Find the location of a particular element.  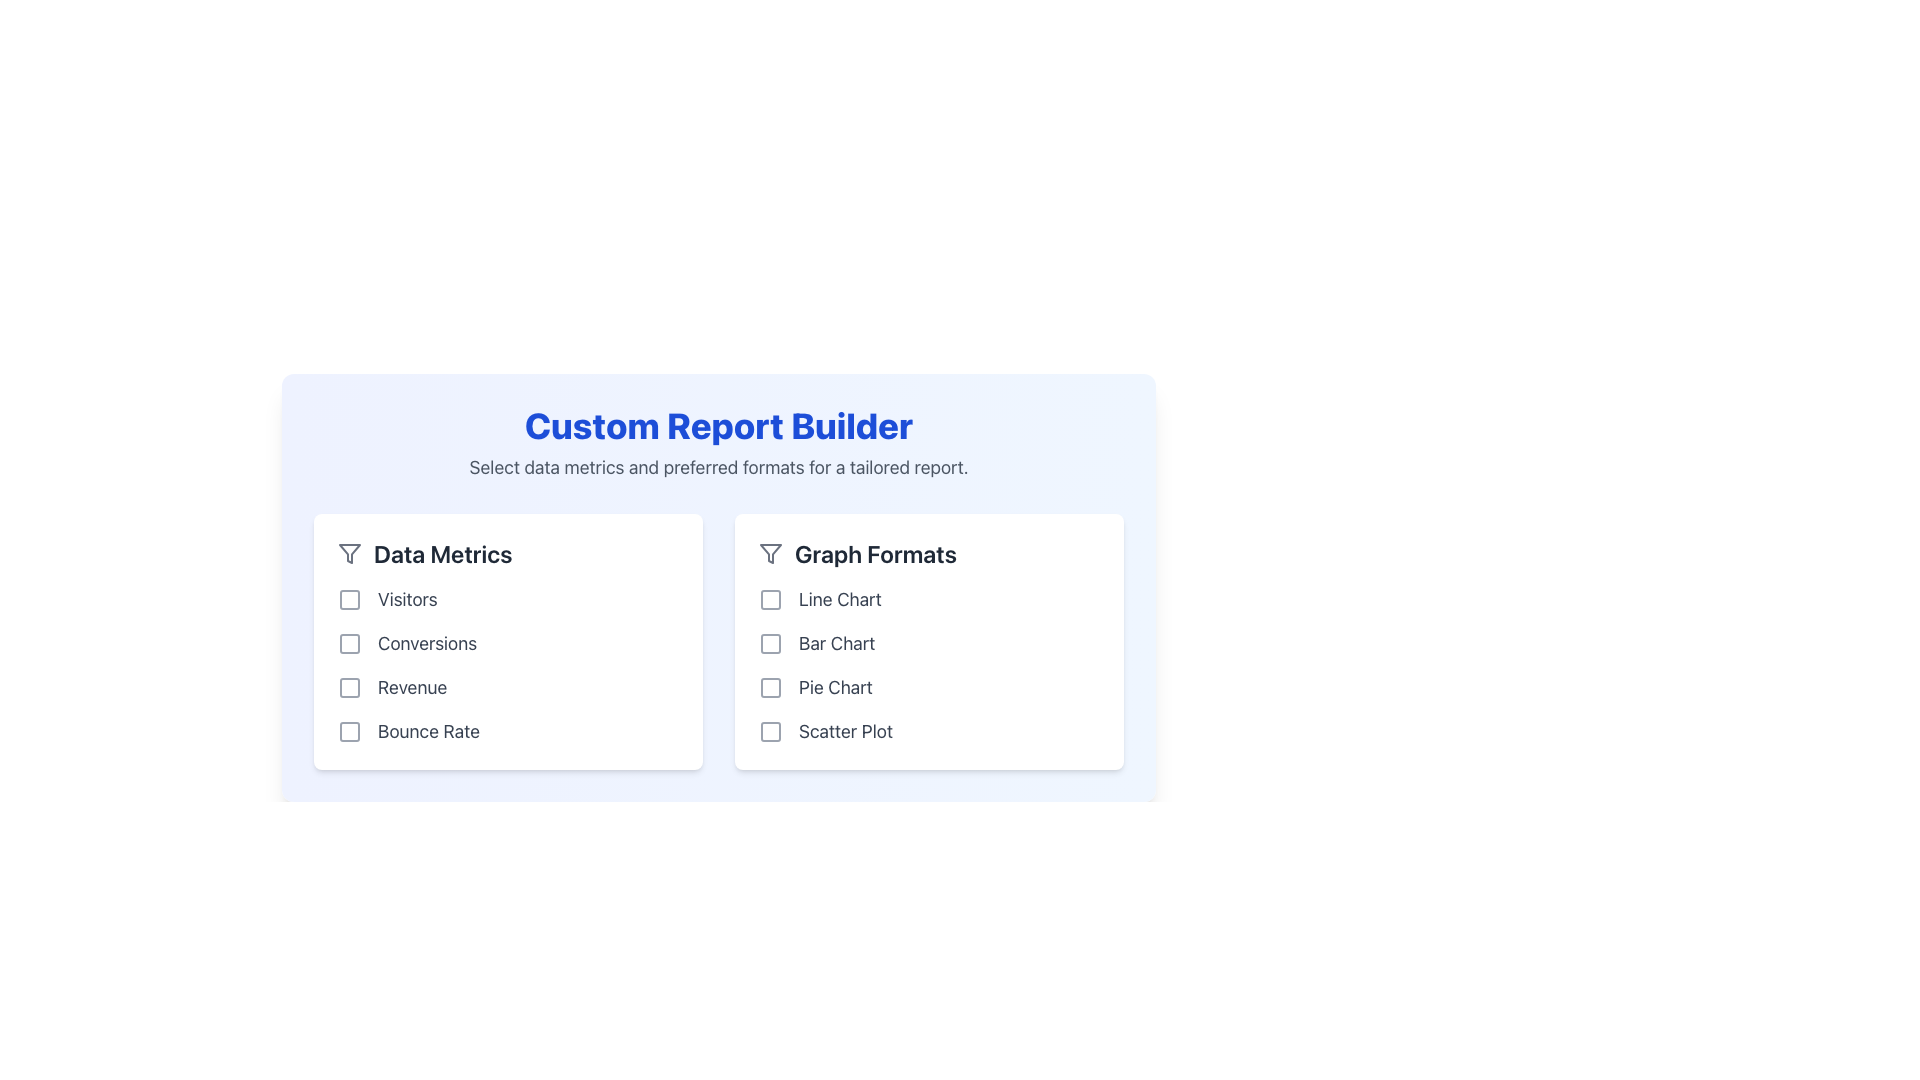

the static text element that reads 'Select data metrics and preferred formats for a tailored report.' which is styled in gray and located directly below the title 'Custom Report Builder.' is located at coordinates (719, 467).